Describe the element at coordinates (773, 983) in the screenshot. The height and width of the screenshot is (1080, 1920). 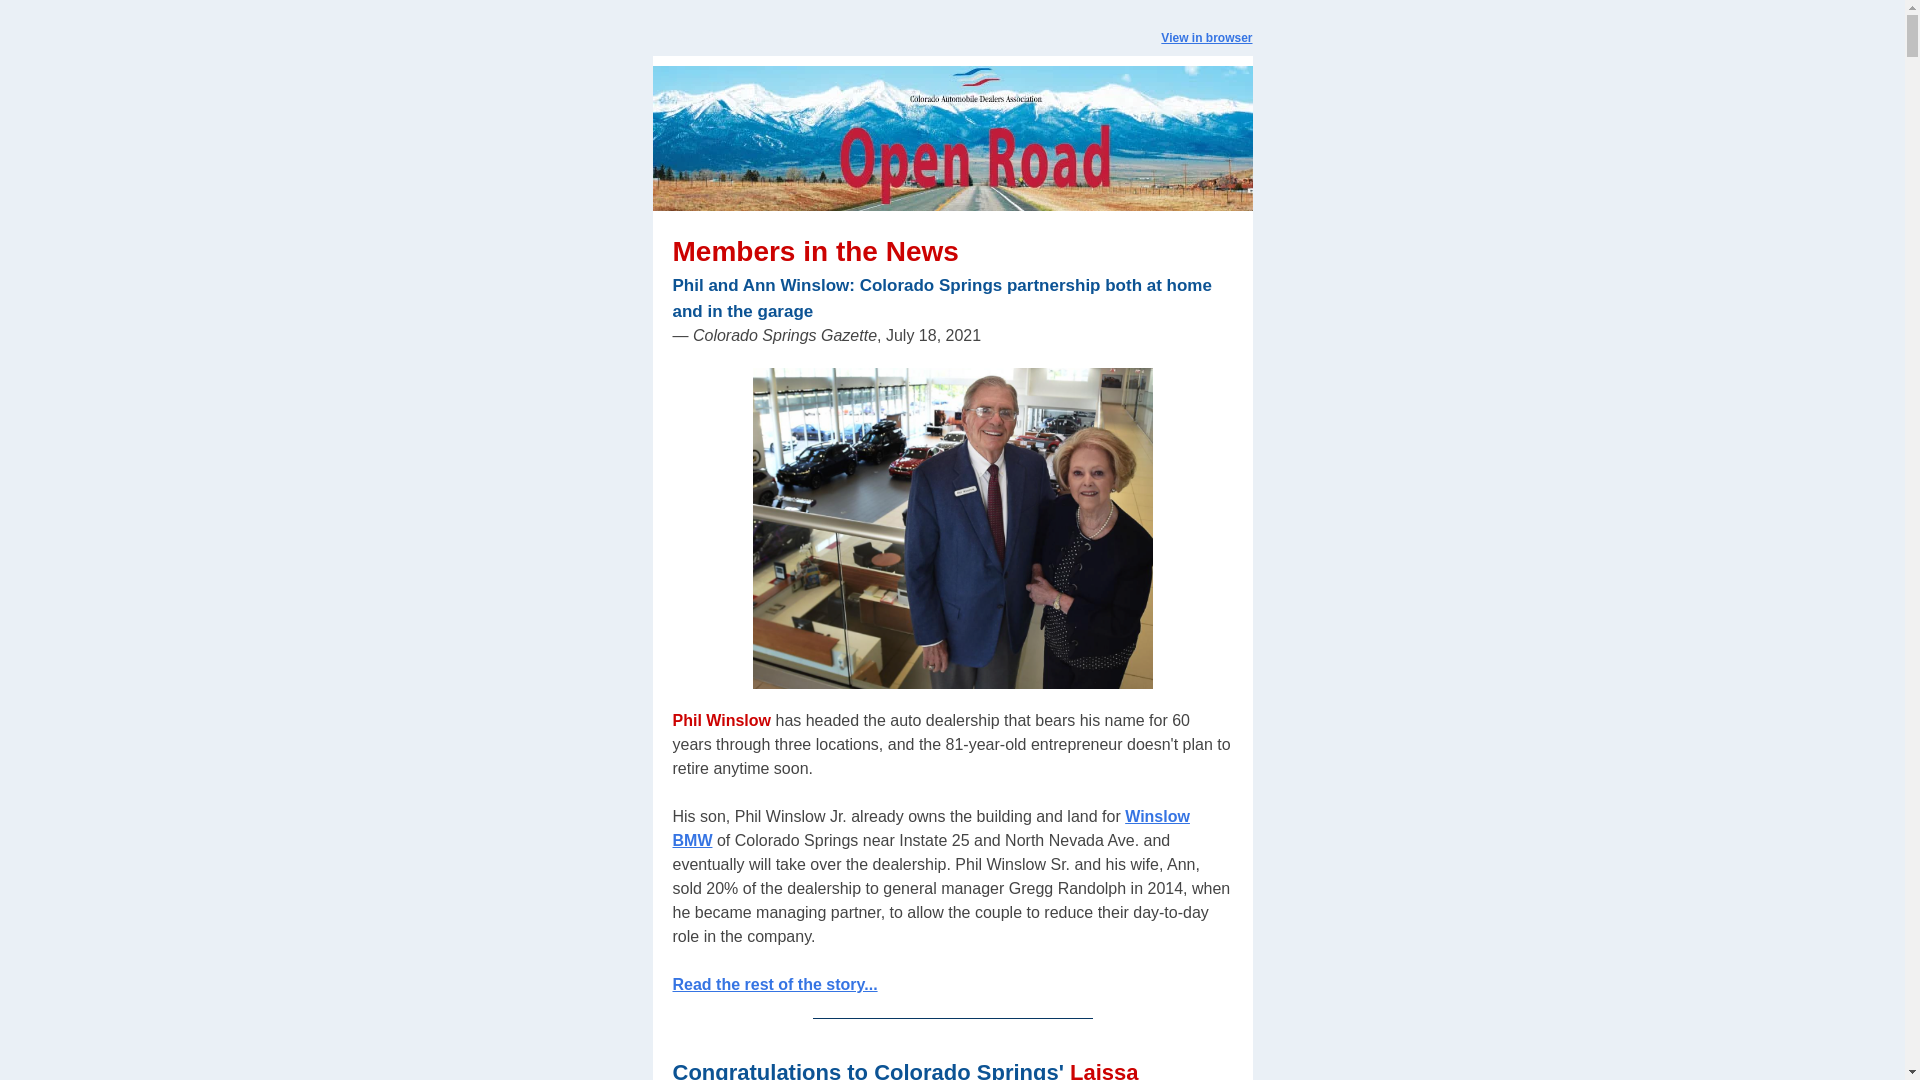
I see `'Read the rest of the story...'` at that location.